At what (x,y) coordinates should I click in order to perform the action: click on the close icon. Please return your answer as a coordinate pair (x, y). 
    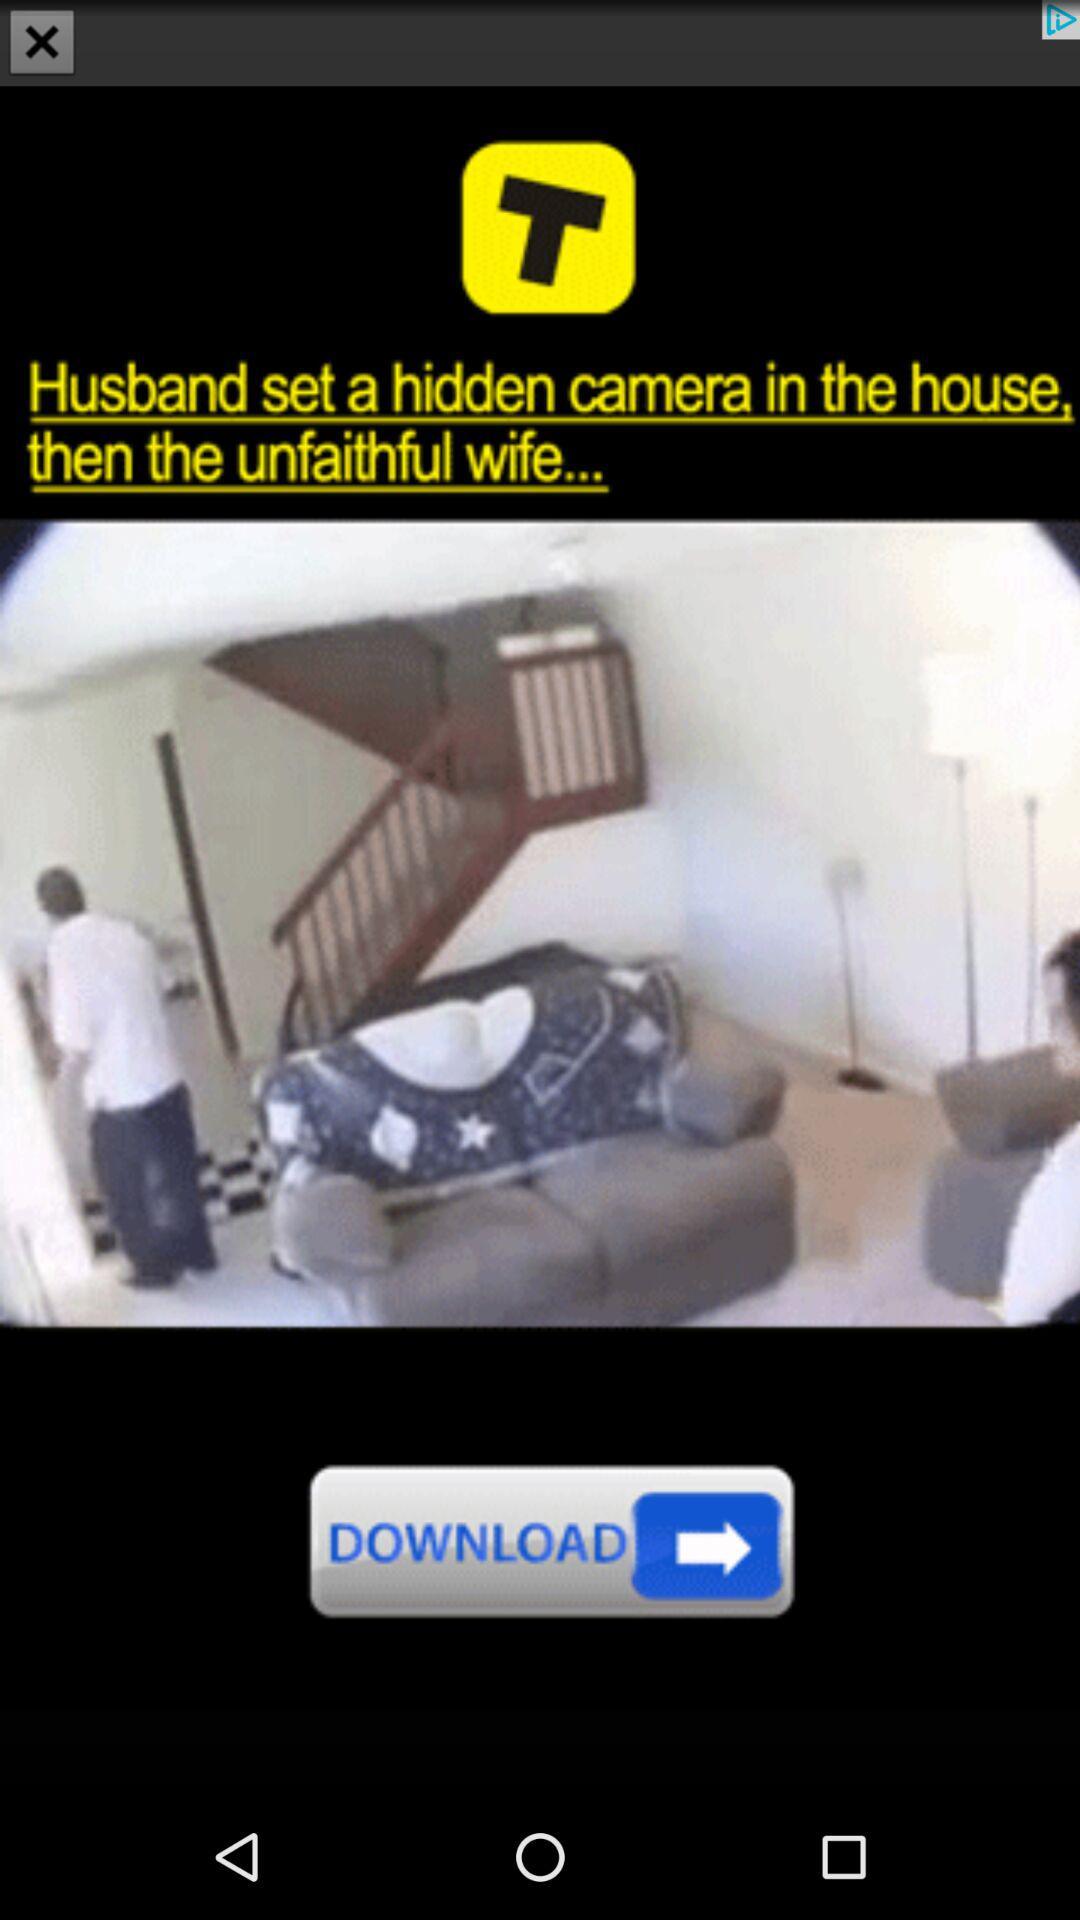
    Looking at the image, I should click on (42, 44).